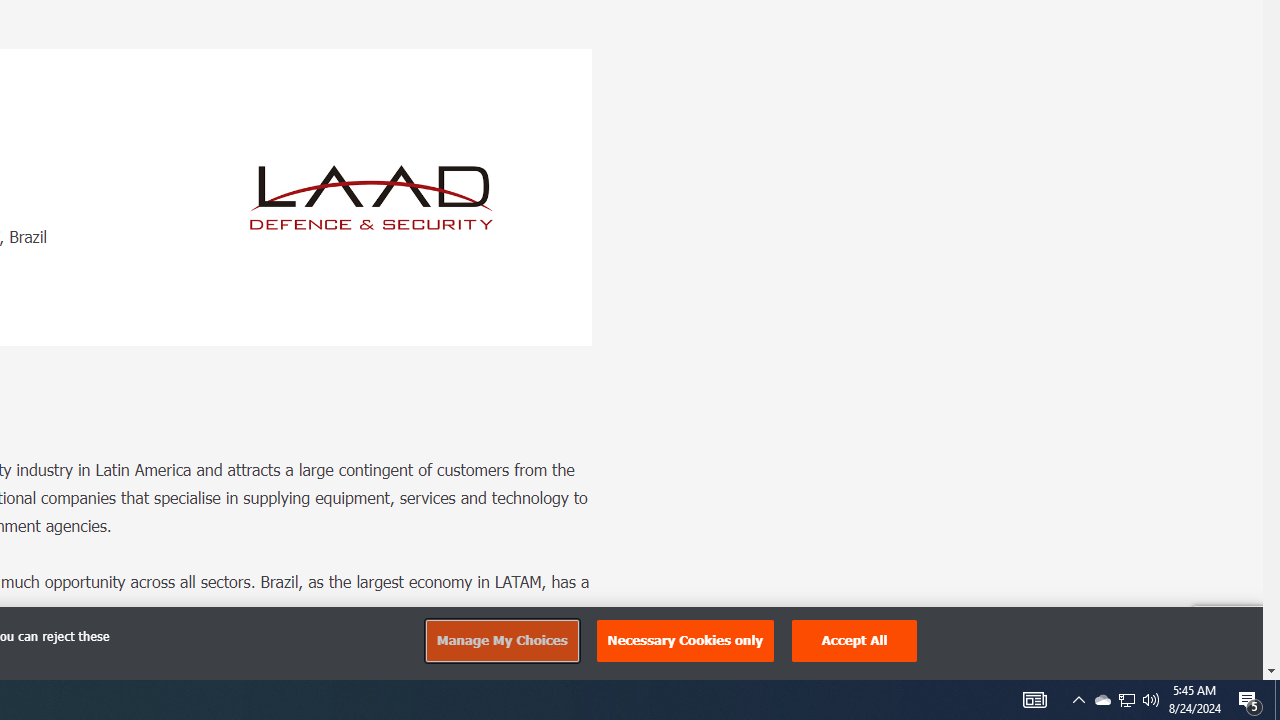 The height and width of the screenshot is (720, 1280). What do you see at coordinates (501, 640) in the screenshot?
I see `'Manage My Choices'` at bounding box center [501, 640].